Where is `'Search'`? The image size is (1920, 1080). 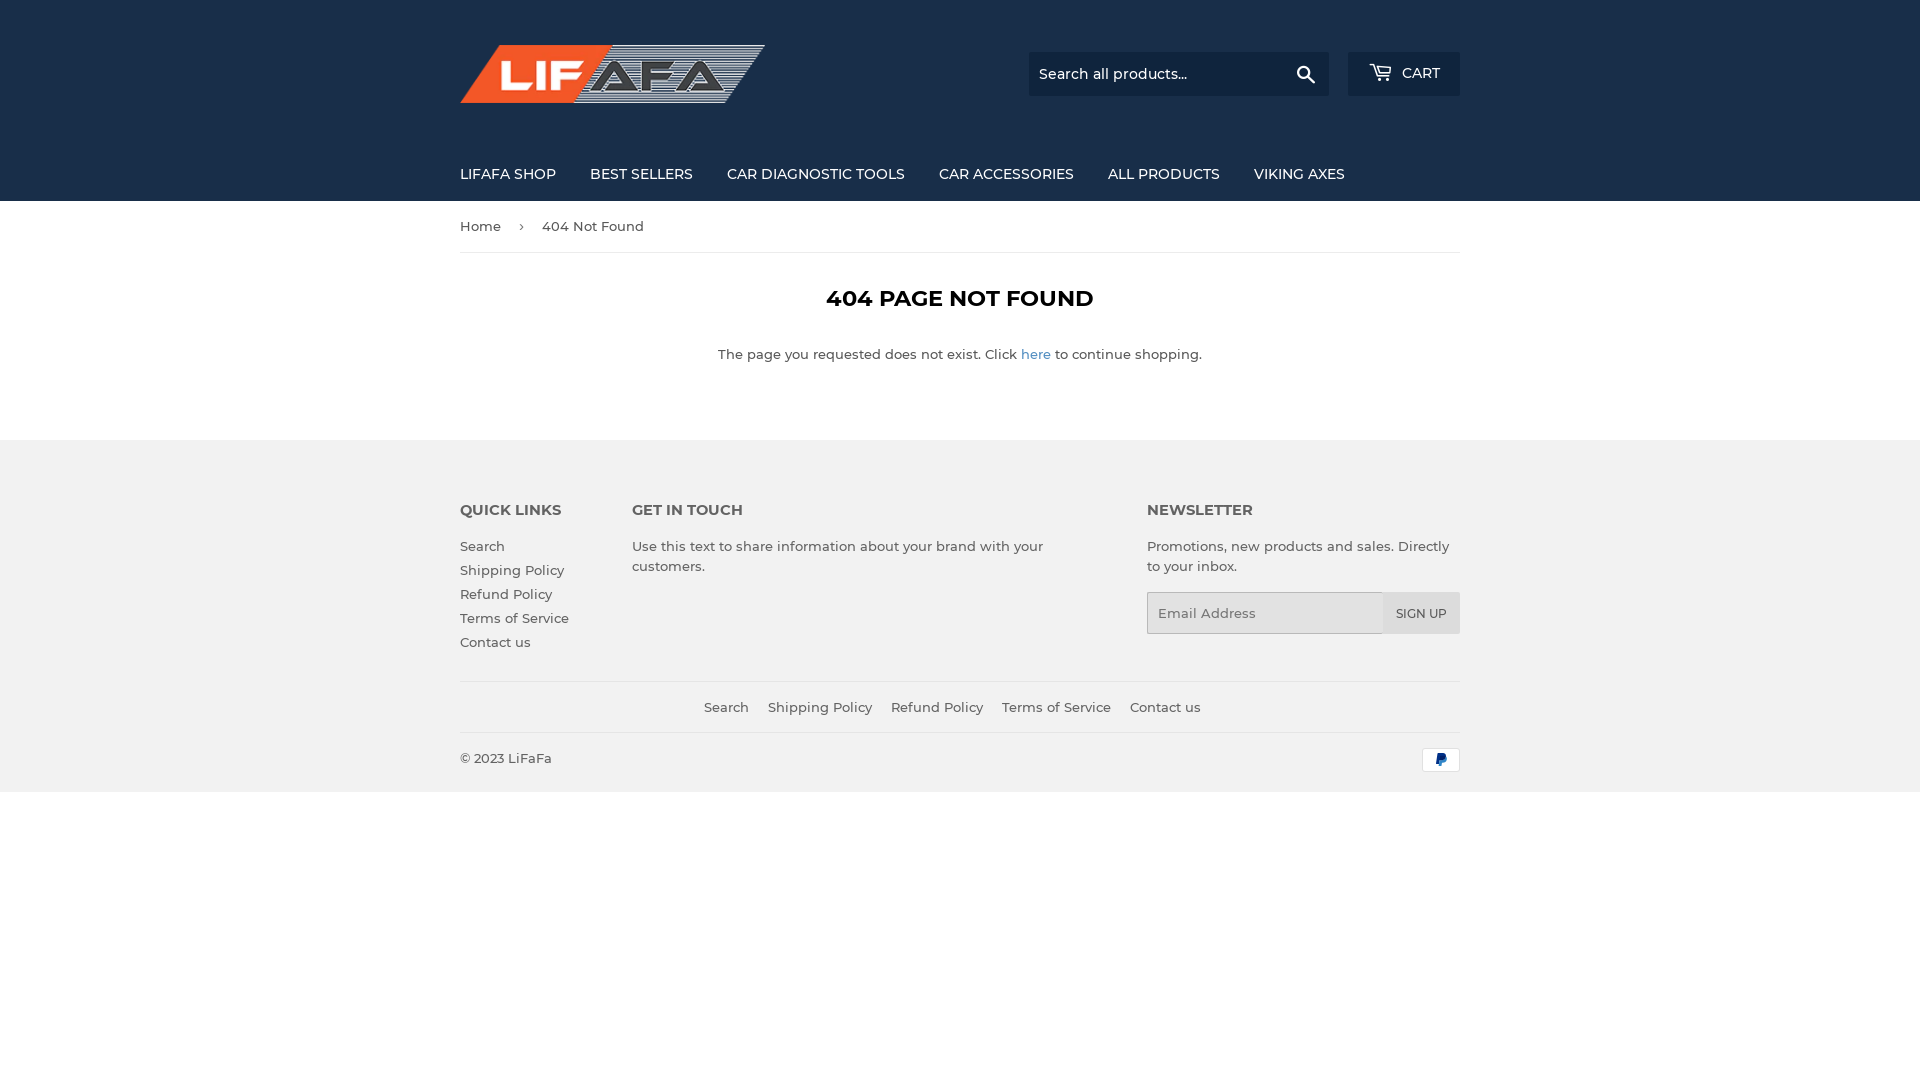 'Search' is located at coordinates (482, 546).